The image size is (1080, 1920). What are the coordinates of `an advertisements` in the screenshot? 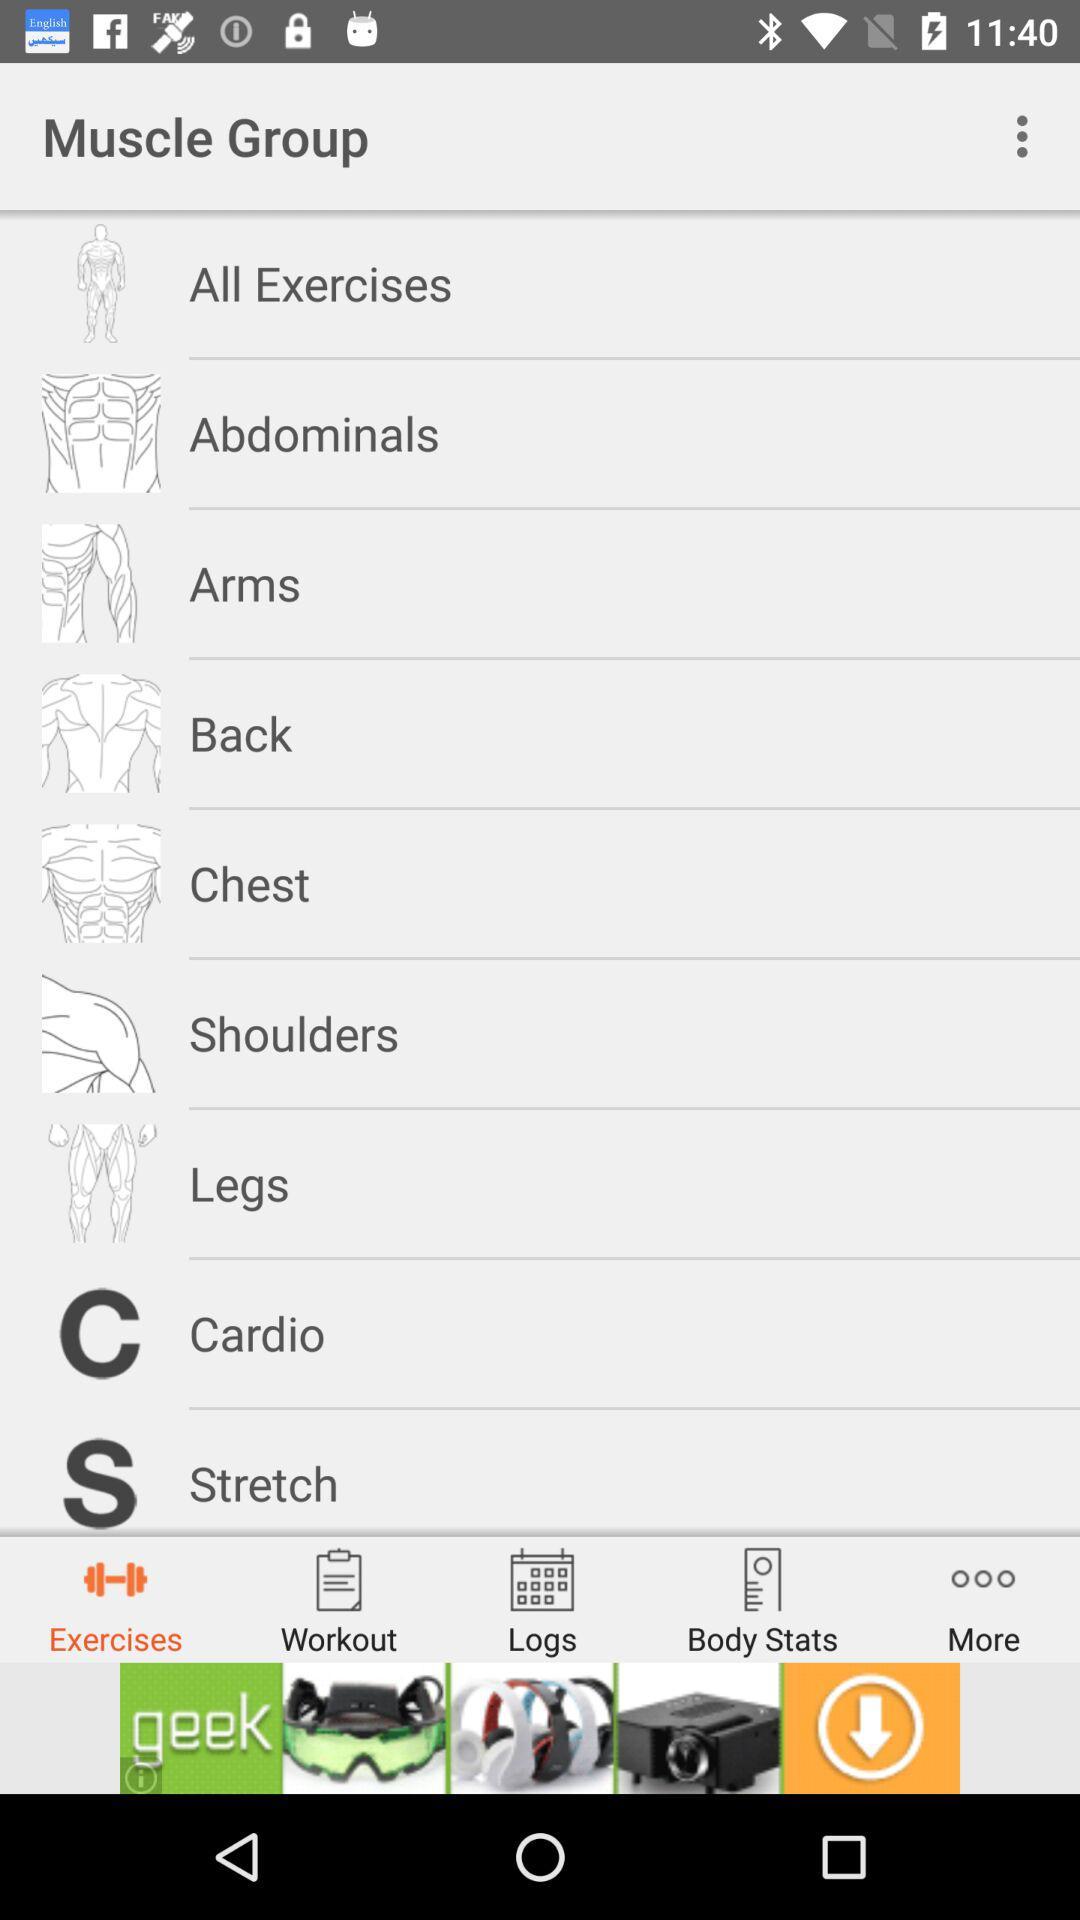 It's located at (540, 1727).